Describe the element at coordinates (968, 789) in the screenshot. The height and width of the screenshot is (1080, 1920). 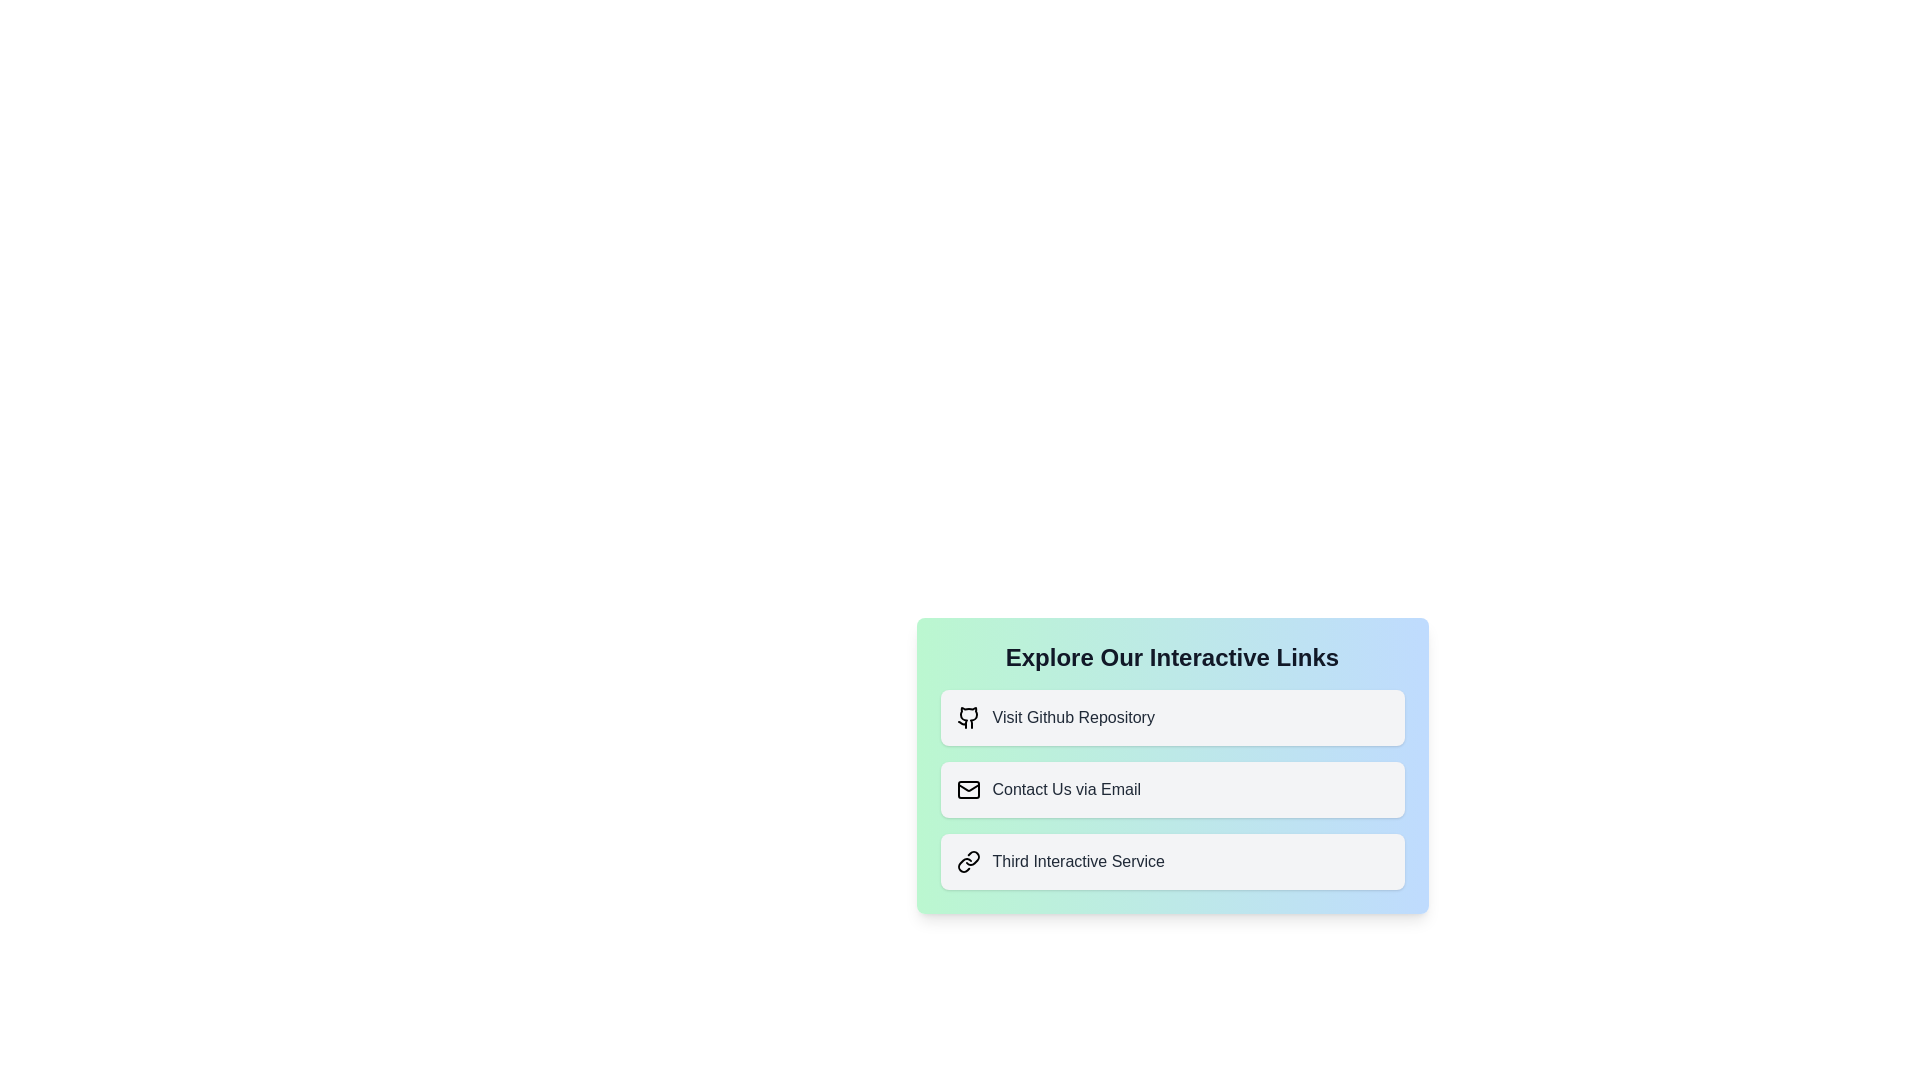
I see `the rectangular shape forming part of the envelope icon, which is aligned to the left of the 'Contact Us via Email' text in the list of interactive links` at that location.